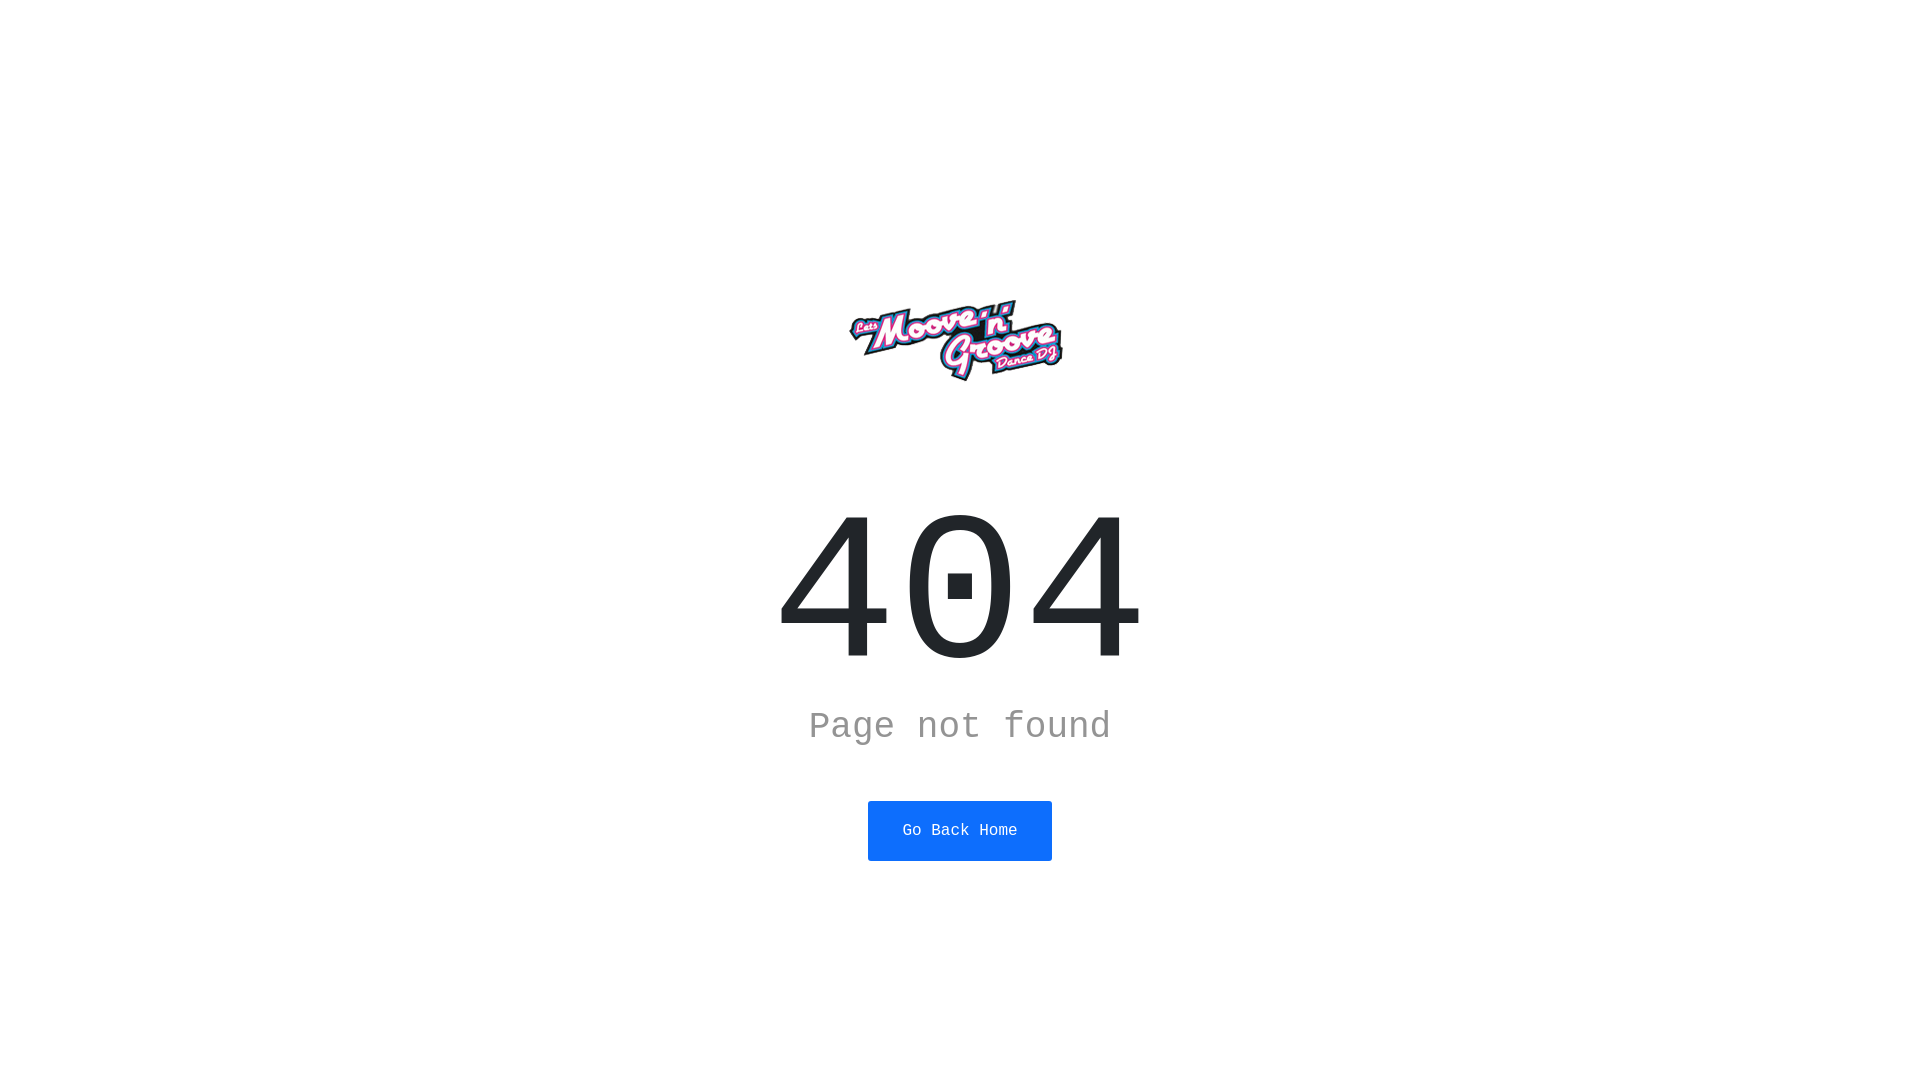 This screenshot has width=1920, height=1080. I want to click on 'Go Back Home', so click(958, 829).